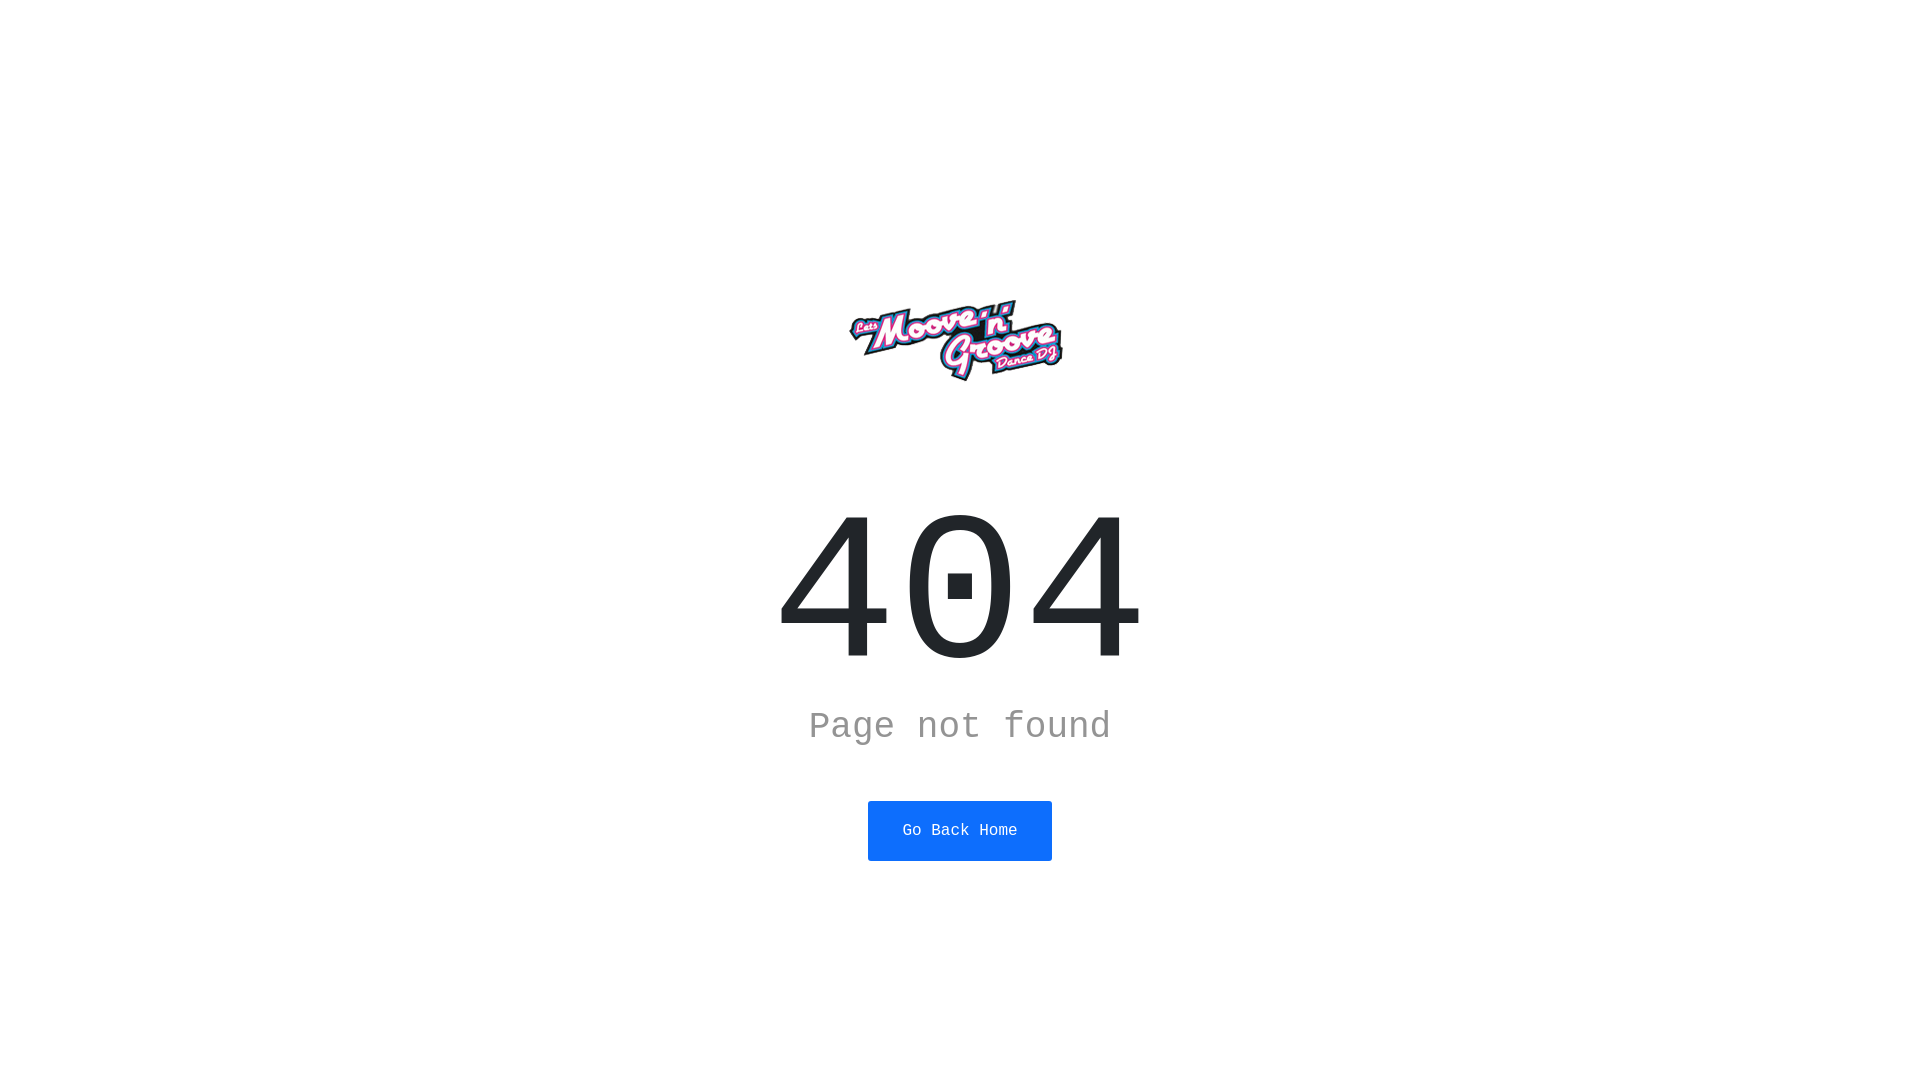 This screenshot has width=1920, height=1080. I want to click on 'Go Back Home', so click(958, 829).